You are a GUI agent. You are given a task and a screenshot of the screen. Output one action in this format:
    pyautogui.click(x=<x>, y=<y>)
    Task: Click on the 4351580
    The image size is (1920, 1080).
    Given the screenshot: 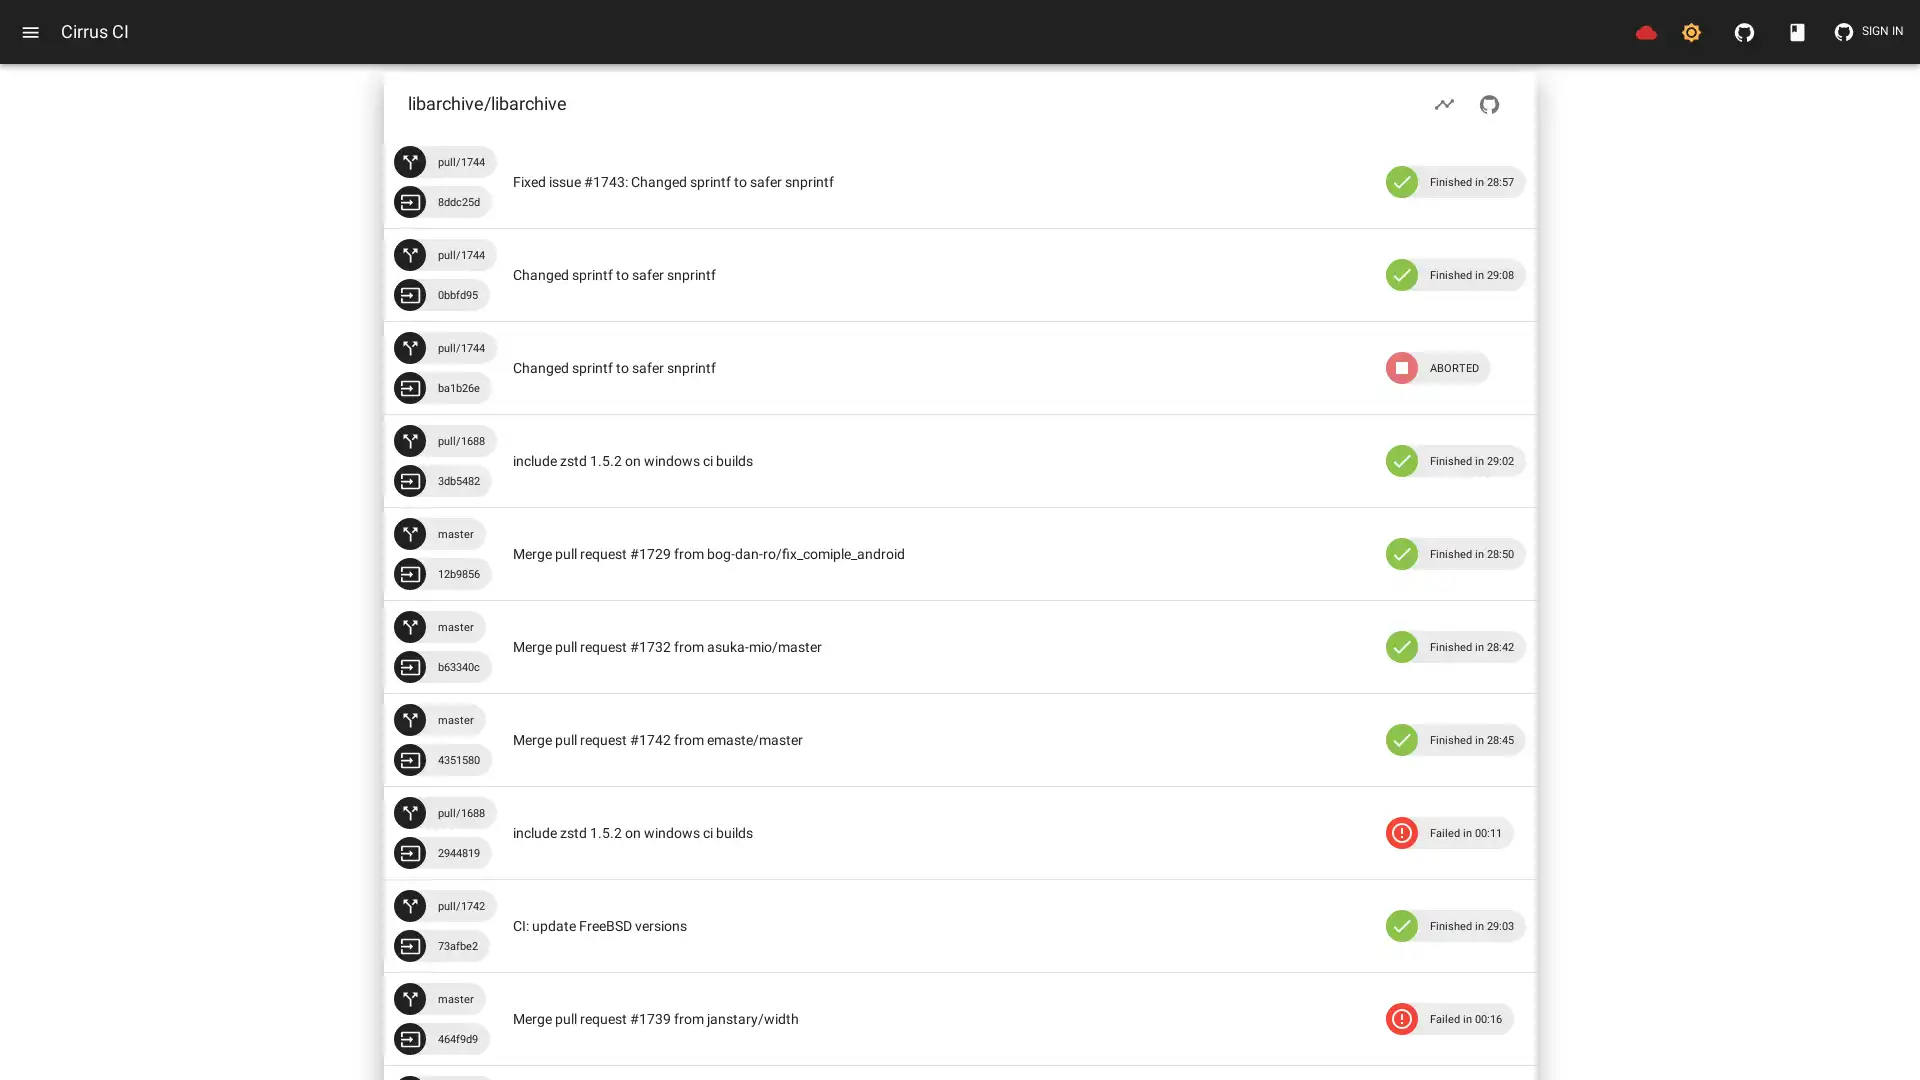 What is the action you would take?
    pyautogui.click(x=441, y=759)
    